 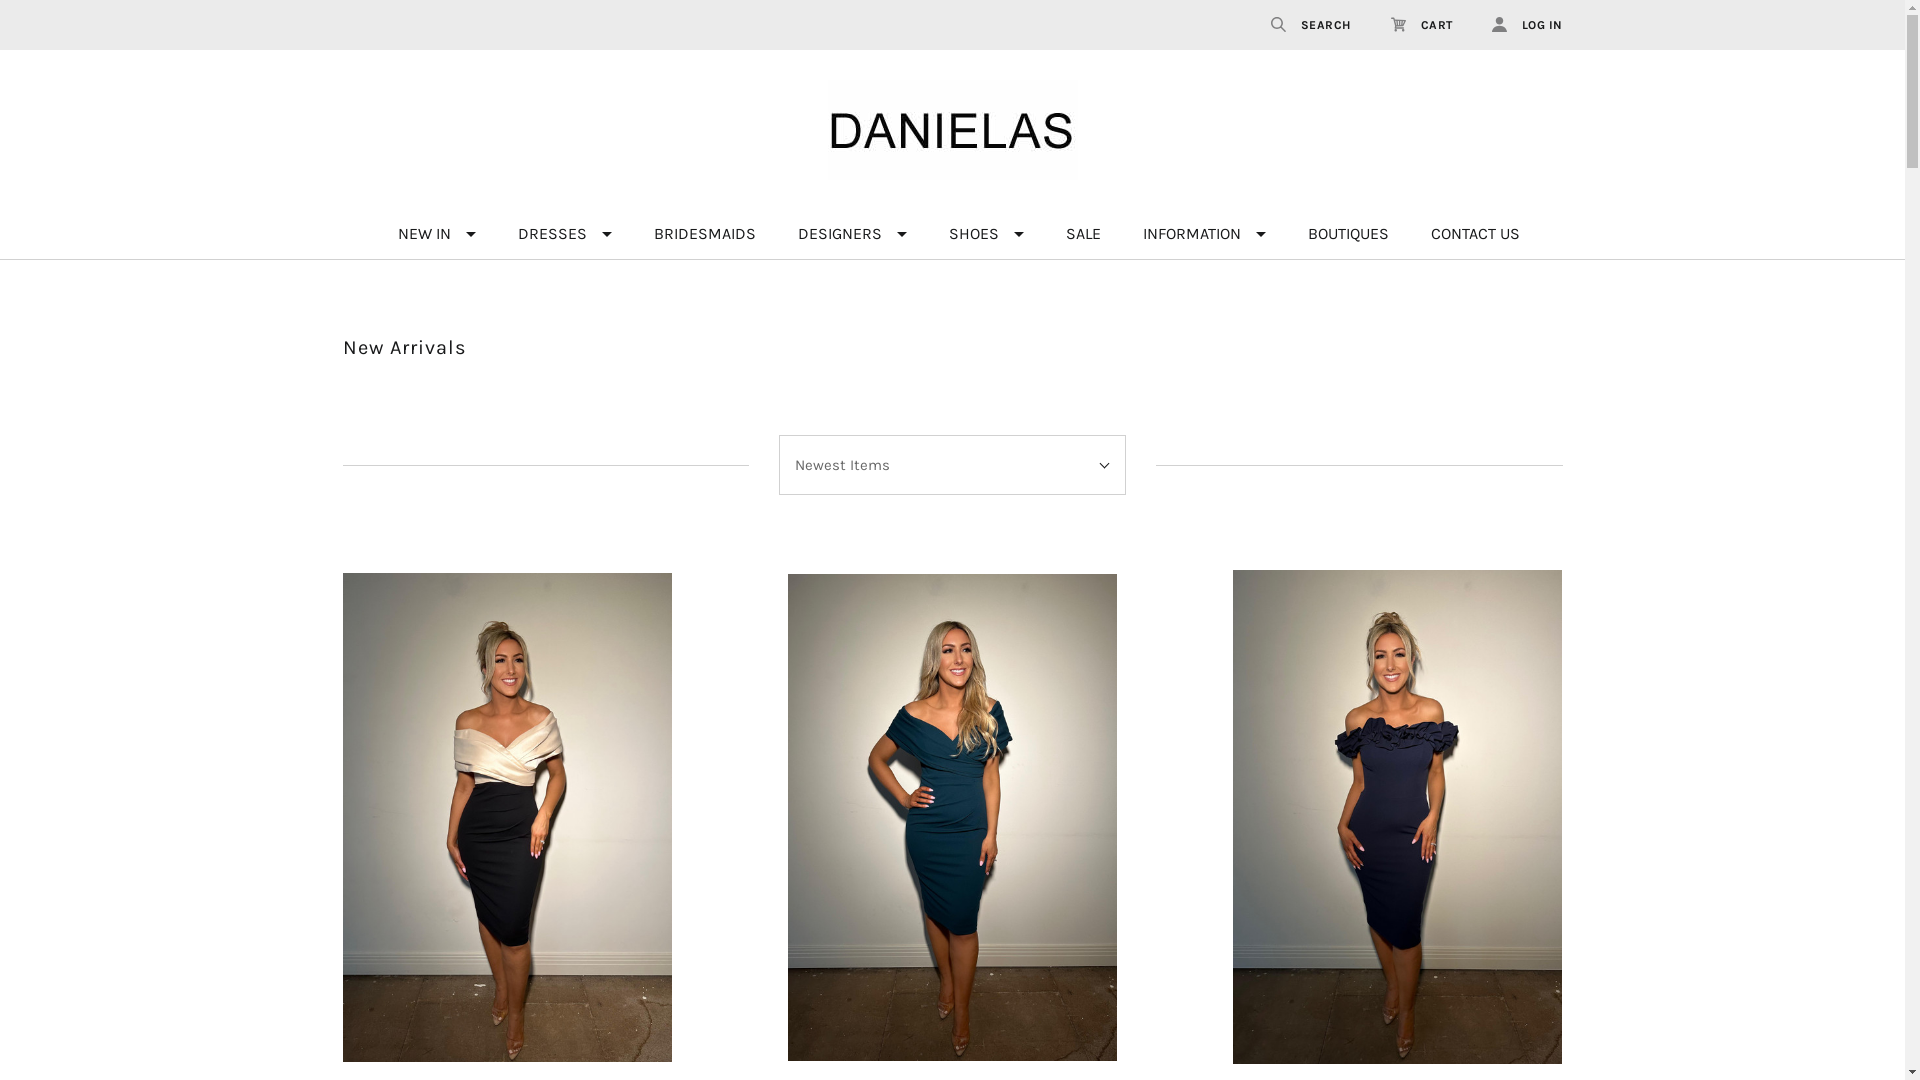 I want to click on 'INFORMATION', so click(x=1128, y=233).